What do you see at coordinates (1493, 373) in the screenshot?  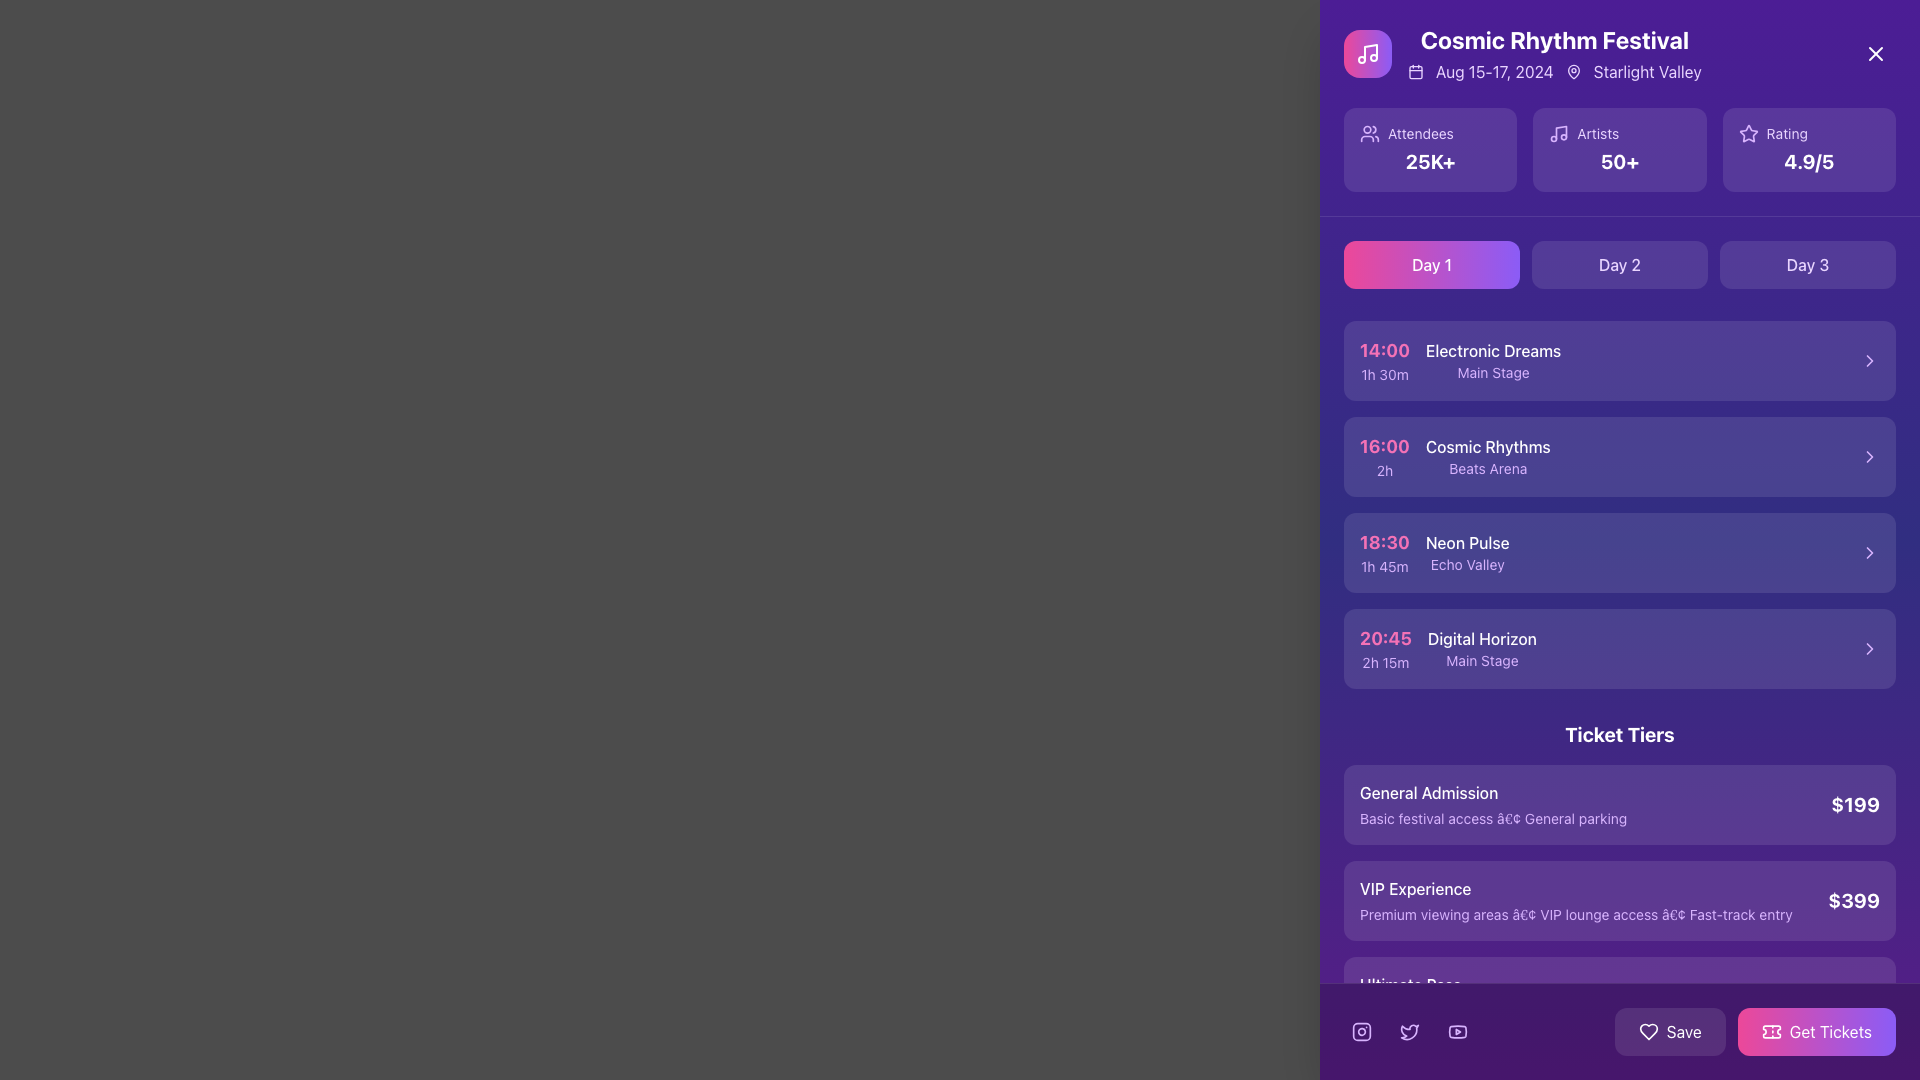 I see `the Static Text Label that informs the user about the stage location of the 'Electronic Dreams' event, located underneath the event title at 14:00 on Day 1` at bounding box center [1493, 373].